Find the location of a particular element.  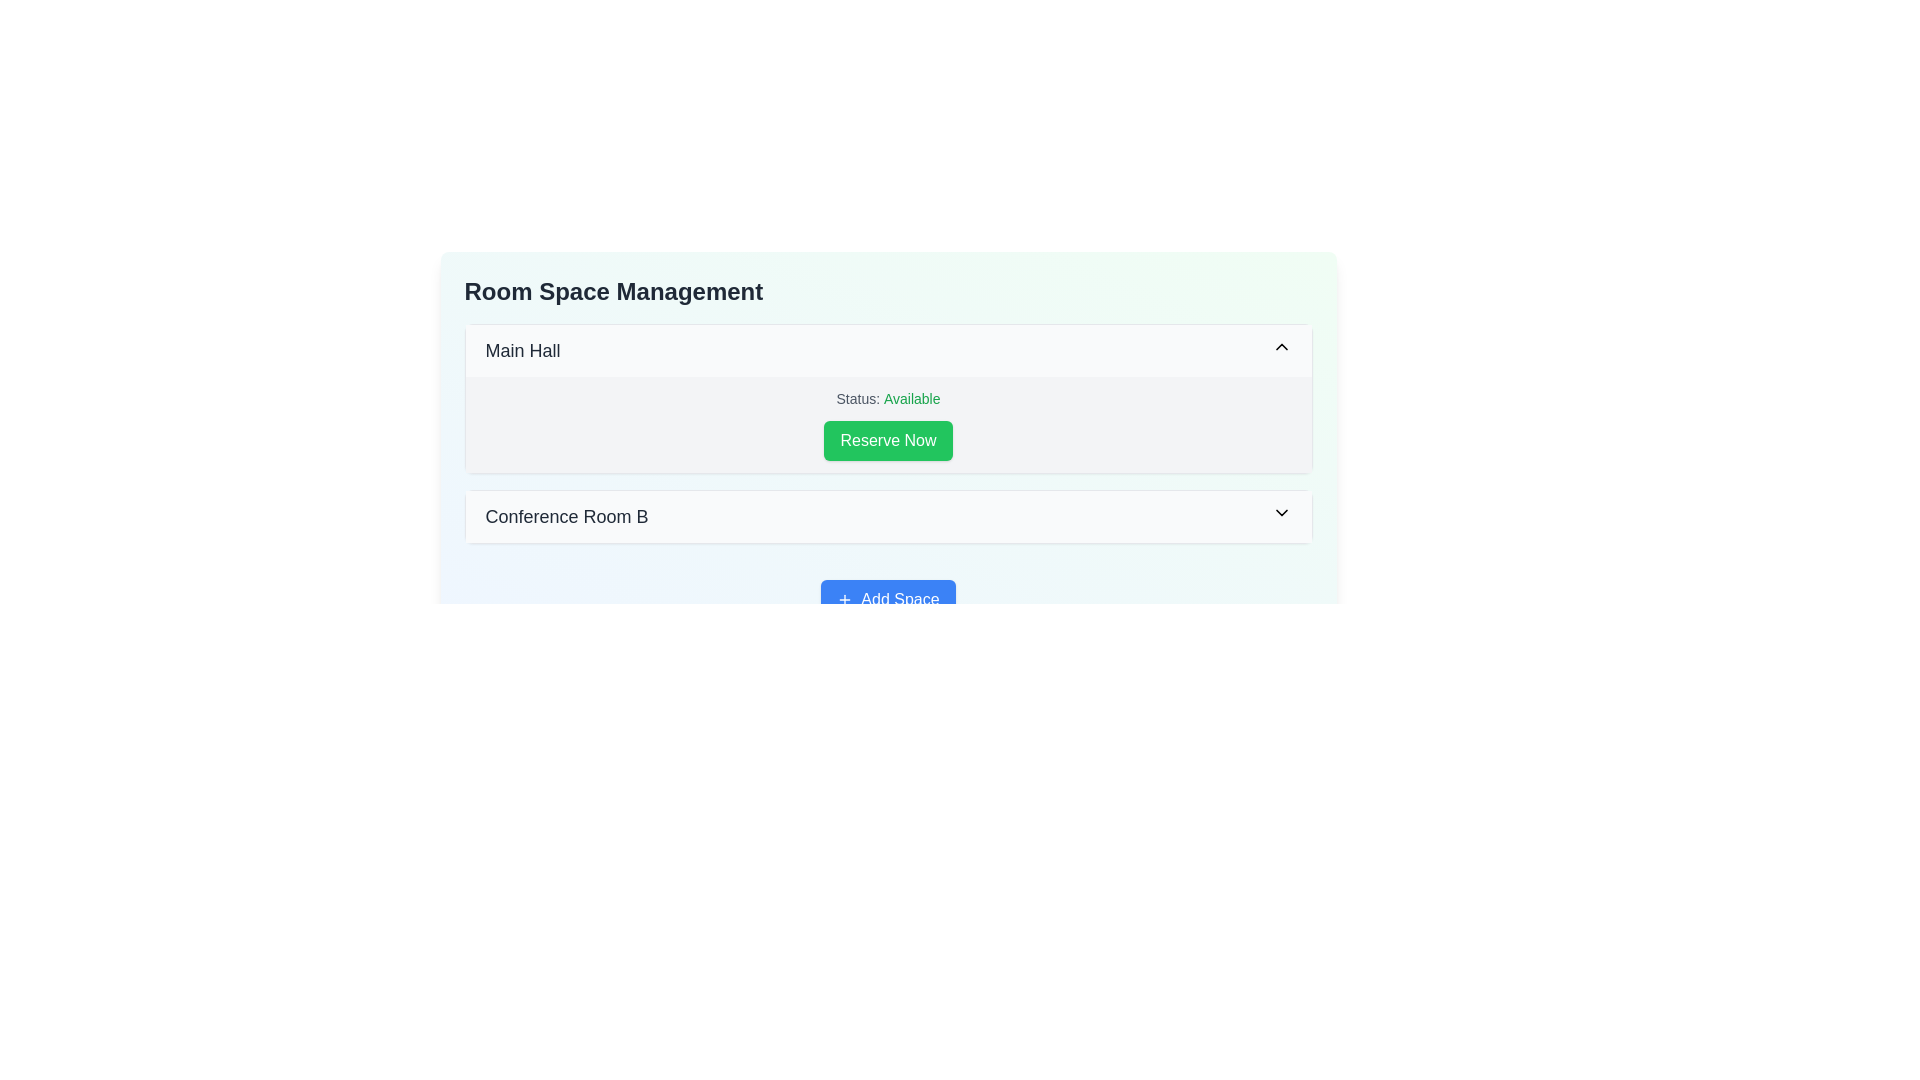

the green-colored text that reads 'Available.' This text is centrally positioned in the content area of the 'Main Hall' box, adjacent to the label 'Status:' and above the 'Reserve Now' button is located at coordinates (911, 398).